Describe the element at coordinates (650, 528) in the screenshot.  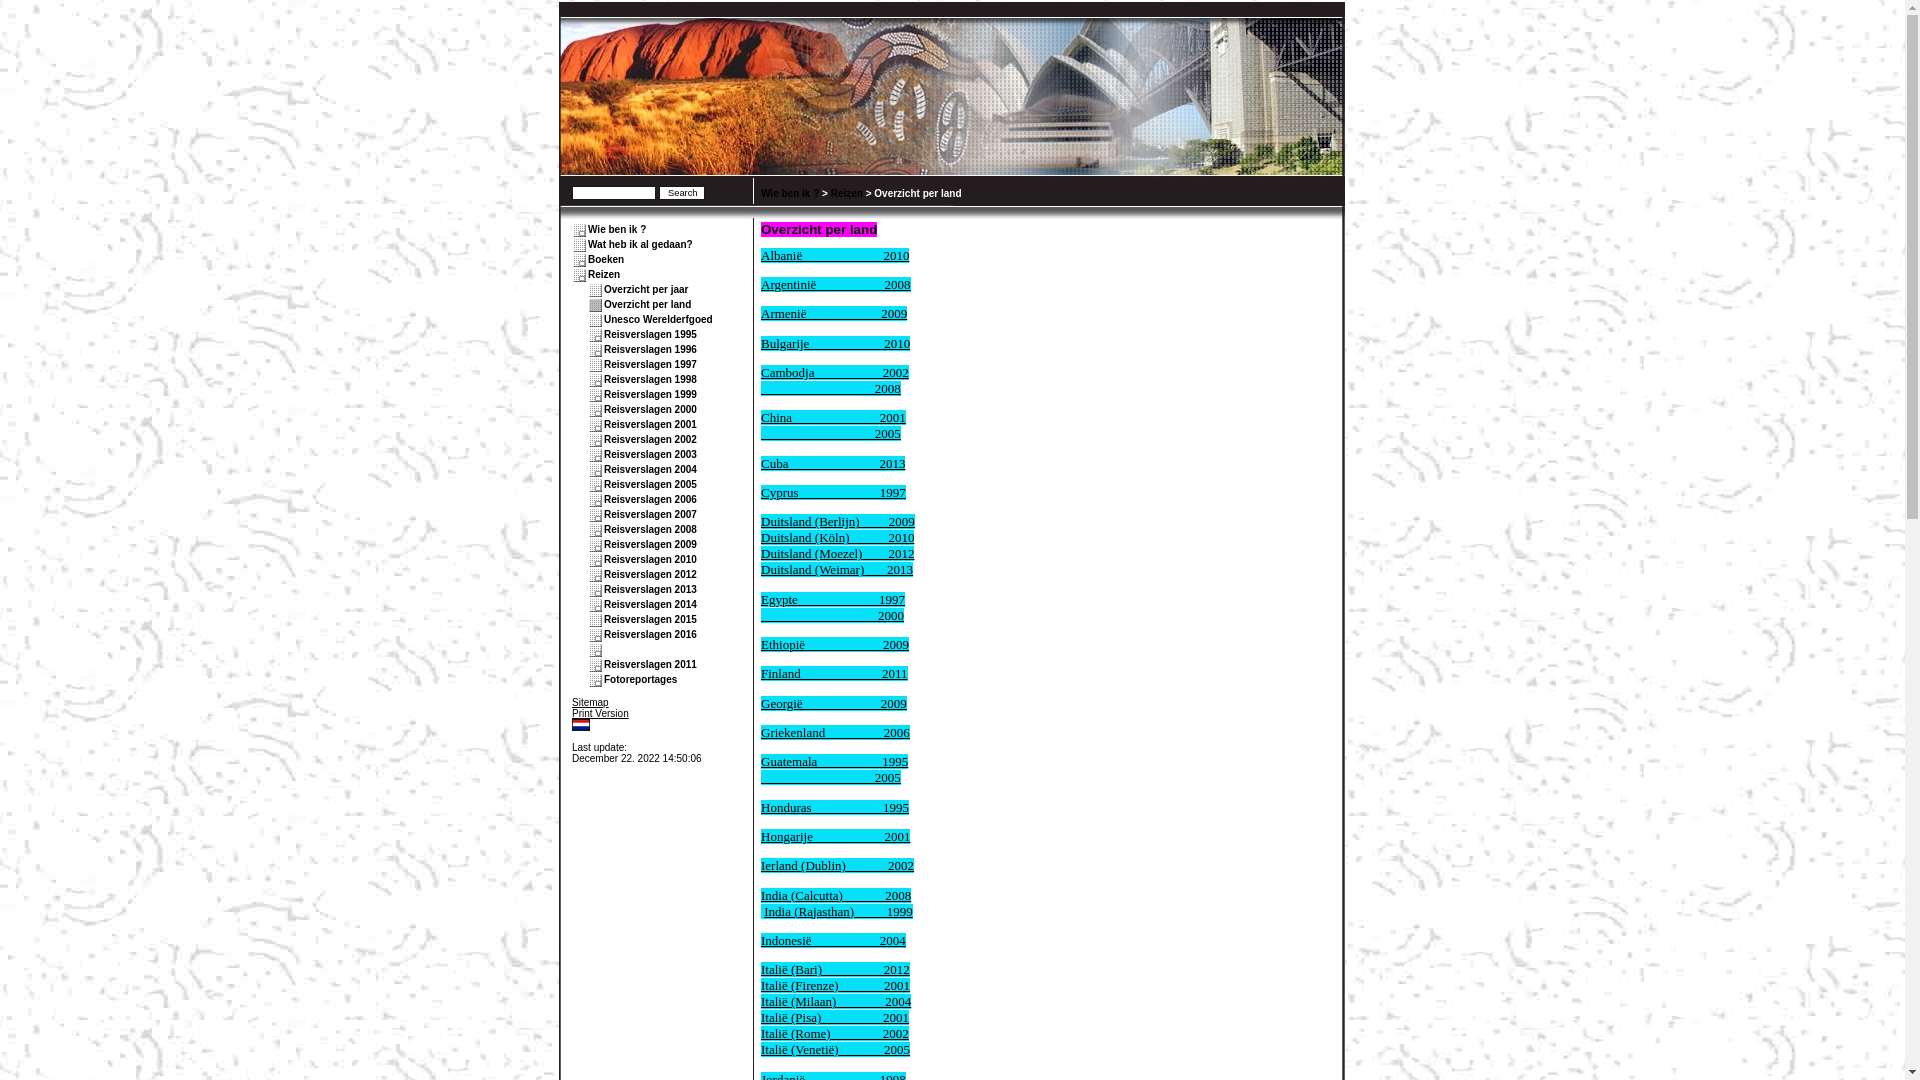
I see `'Reisverslagen 2008'` at that location.